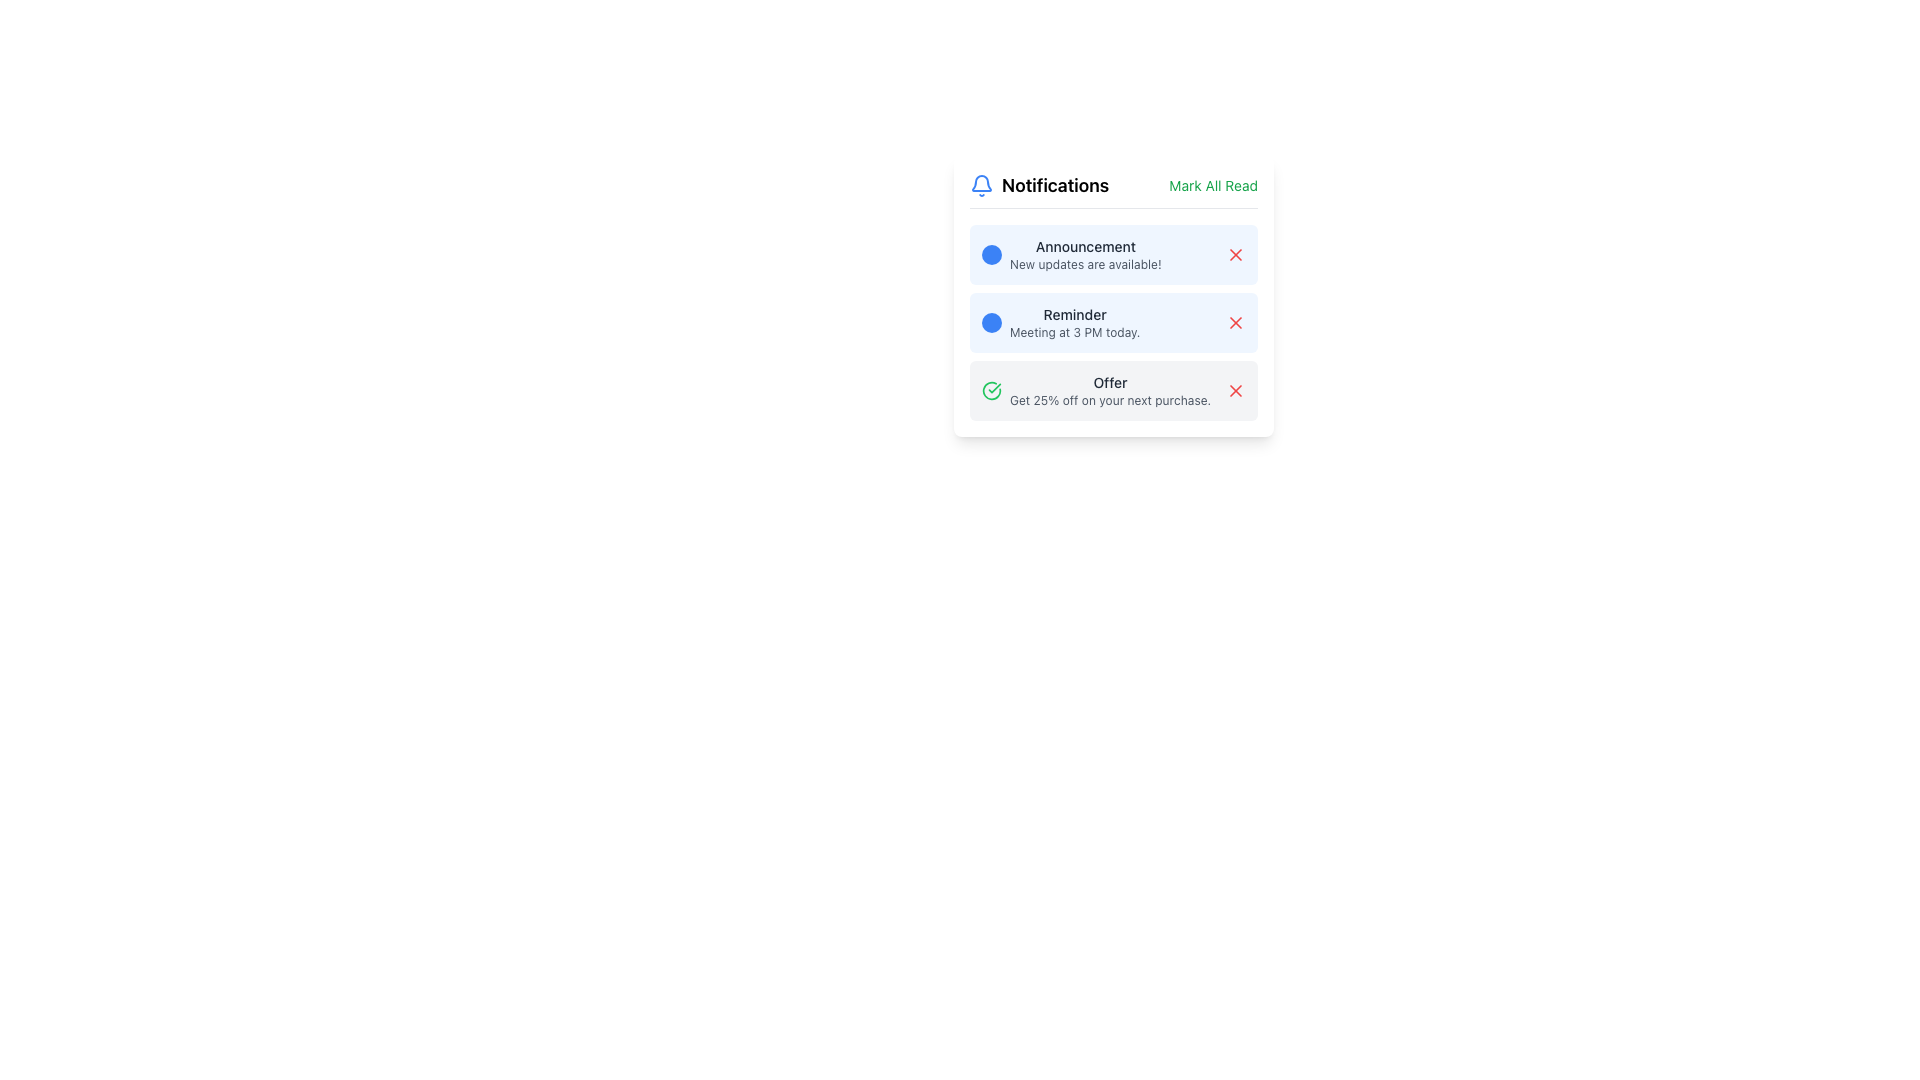 This screenshot has height=1080, width=1920. I want to click on the close button located at the top right corner of the 'Reminder' notification card to observe the color transition effect, so click(1235, 322).